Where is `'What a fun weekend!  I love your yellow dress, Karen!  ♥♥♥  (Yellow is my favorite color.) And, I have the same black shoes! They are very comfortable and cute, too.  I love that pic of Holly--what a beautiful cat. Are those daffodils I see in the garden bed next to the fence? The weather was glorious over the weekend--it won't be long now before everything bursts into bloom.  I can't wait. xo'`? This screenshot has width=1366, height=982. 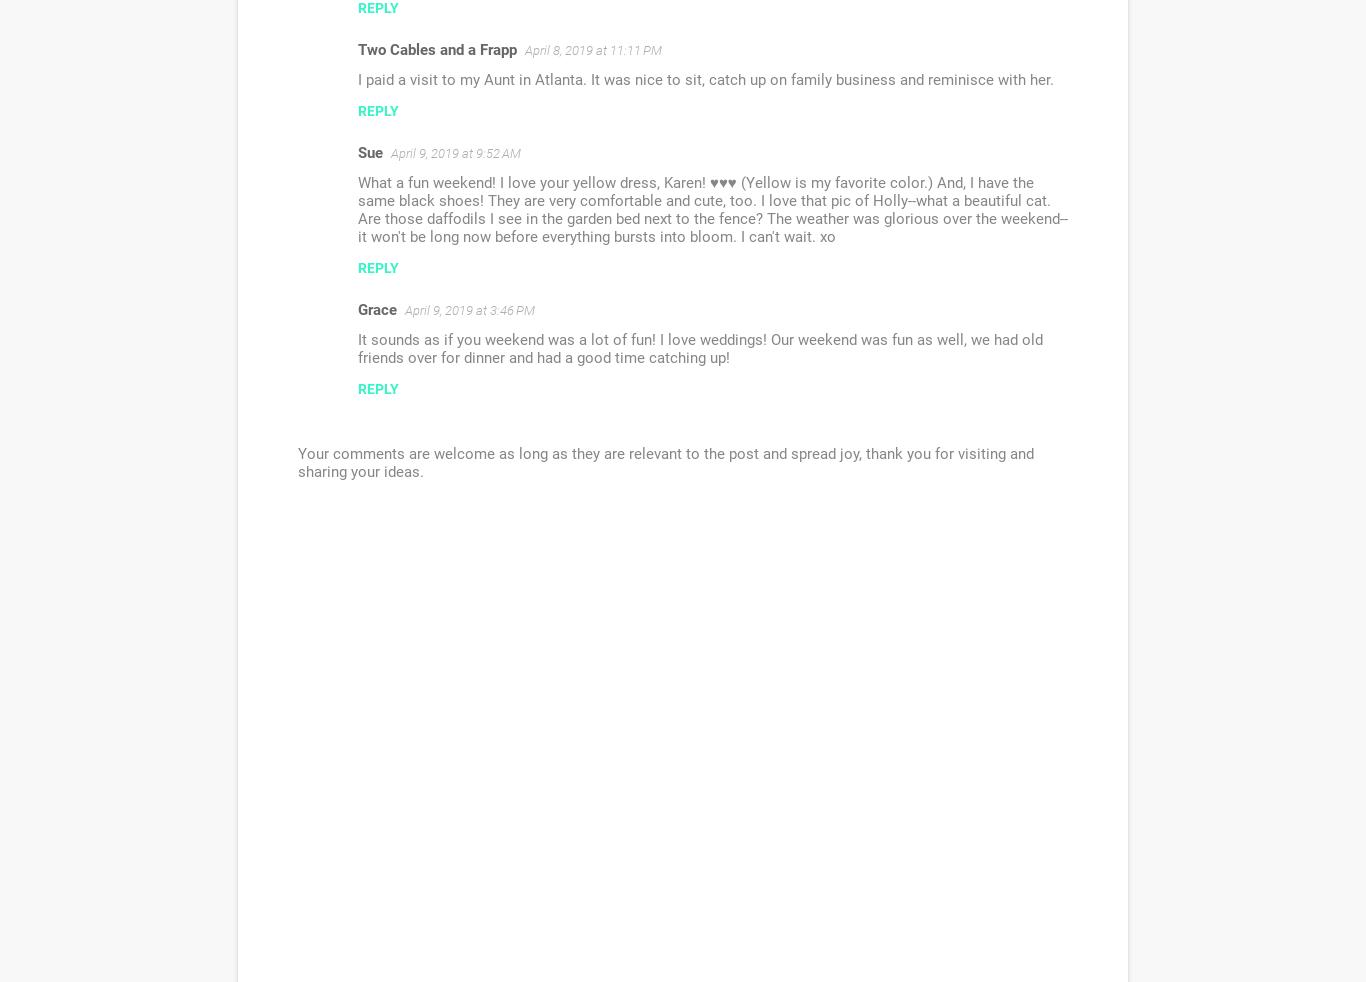
'What a fun weekend!  I love your yellow dress, Karen!  ♥♥♥  (Yellow is my favorite color.) And, I have the same black shoes! They are very comfortable and cute, too.  I love that pic of Holly--what a beautiful cat. Are those daffodils I see in the garden bed next to the fence? The weather was glorious over the weekend--it won't be long now before everything bursts into bloom.  I can't wait. xo' is located at coordinates (713, 208).